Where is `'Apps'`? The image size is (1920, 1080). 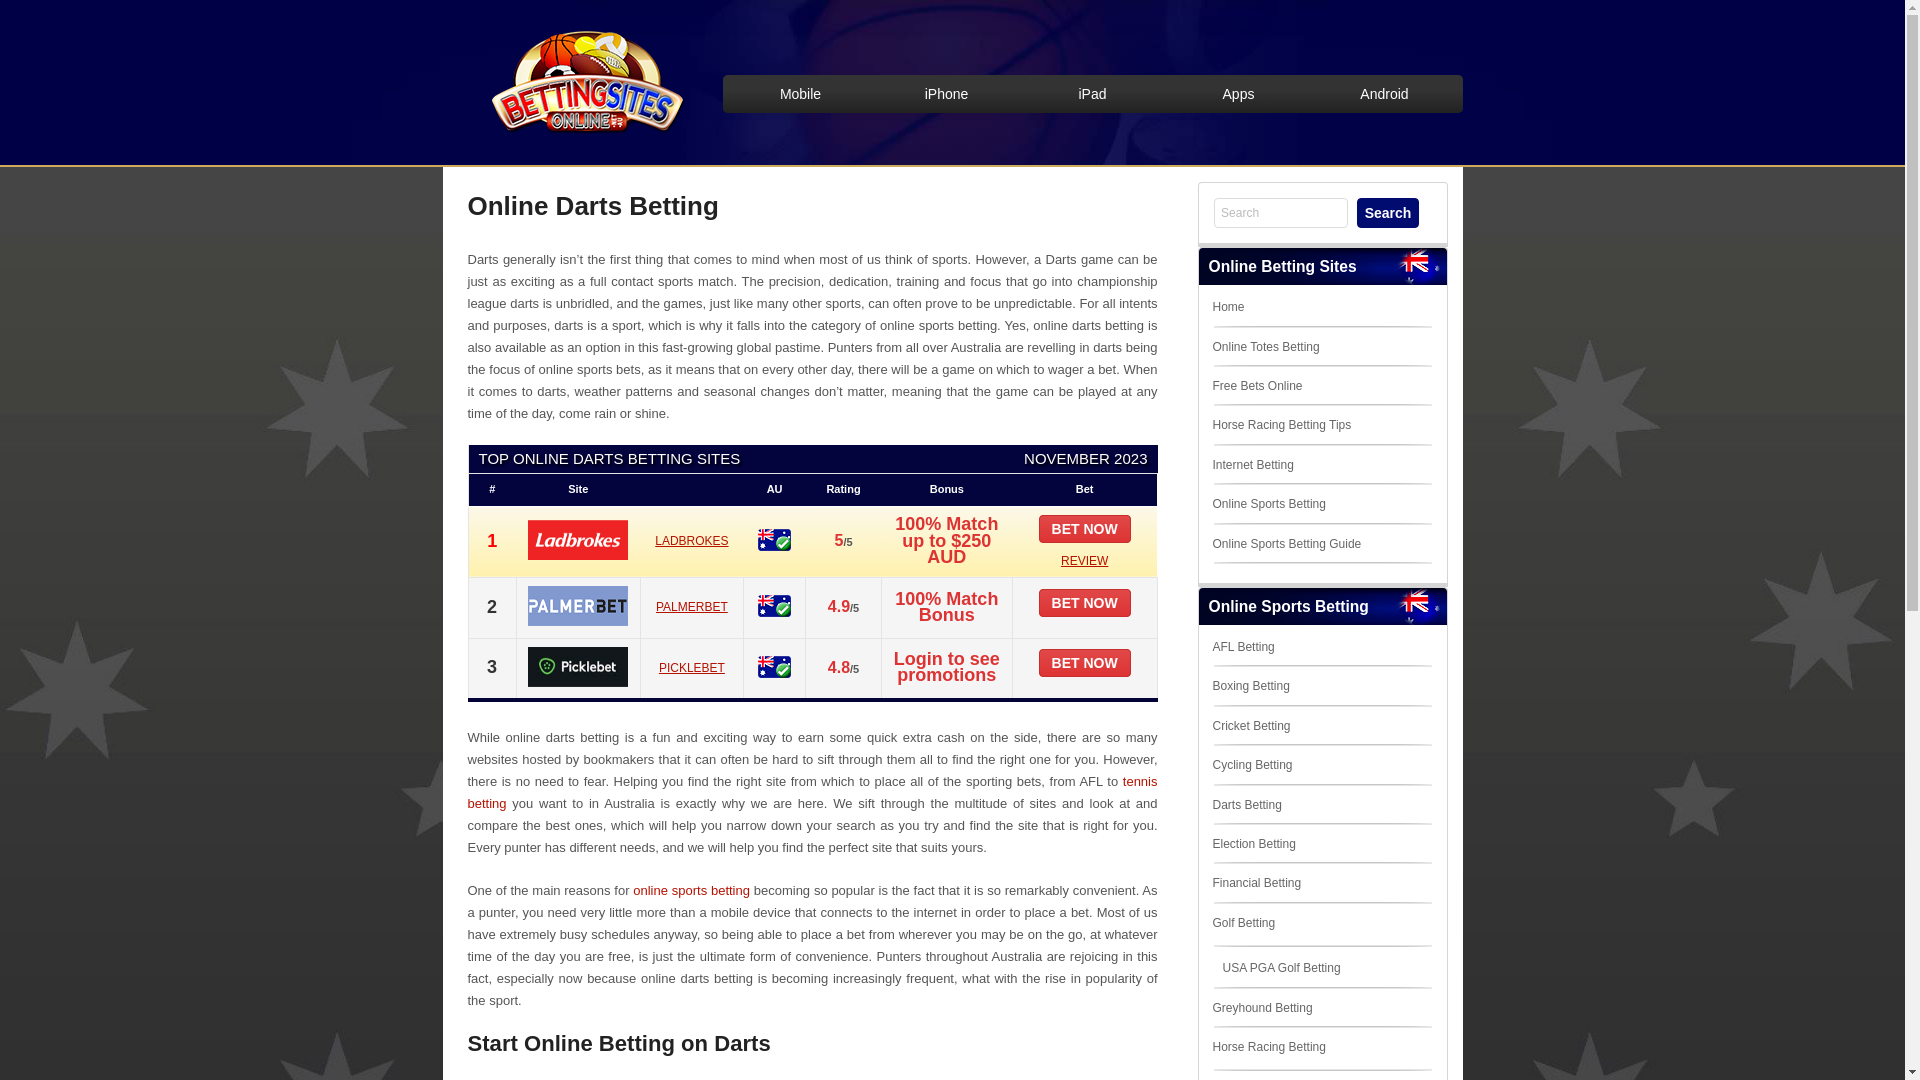 'Apps' is located at coordinates (1237, 93).